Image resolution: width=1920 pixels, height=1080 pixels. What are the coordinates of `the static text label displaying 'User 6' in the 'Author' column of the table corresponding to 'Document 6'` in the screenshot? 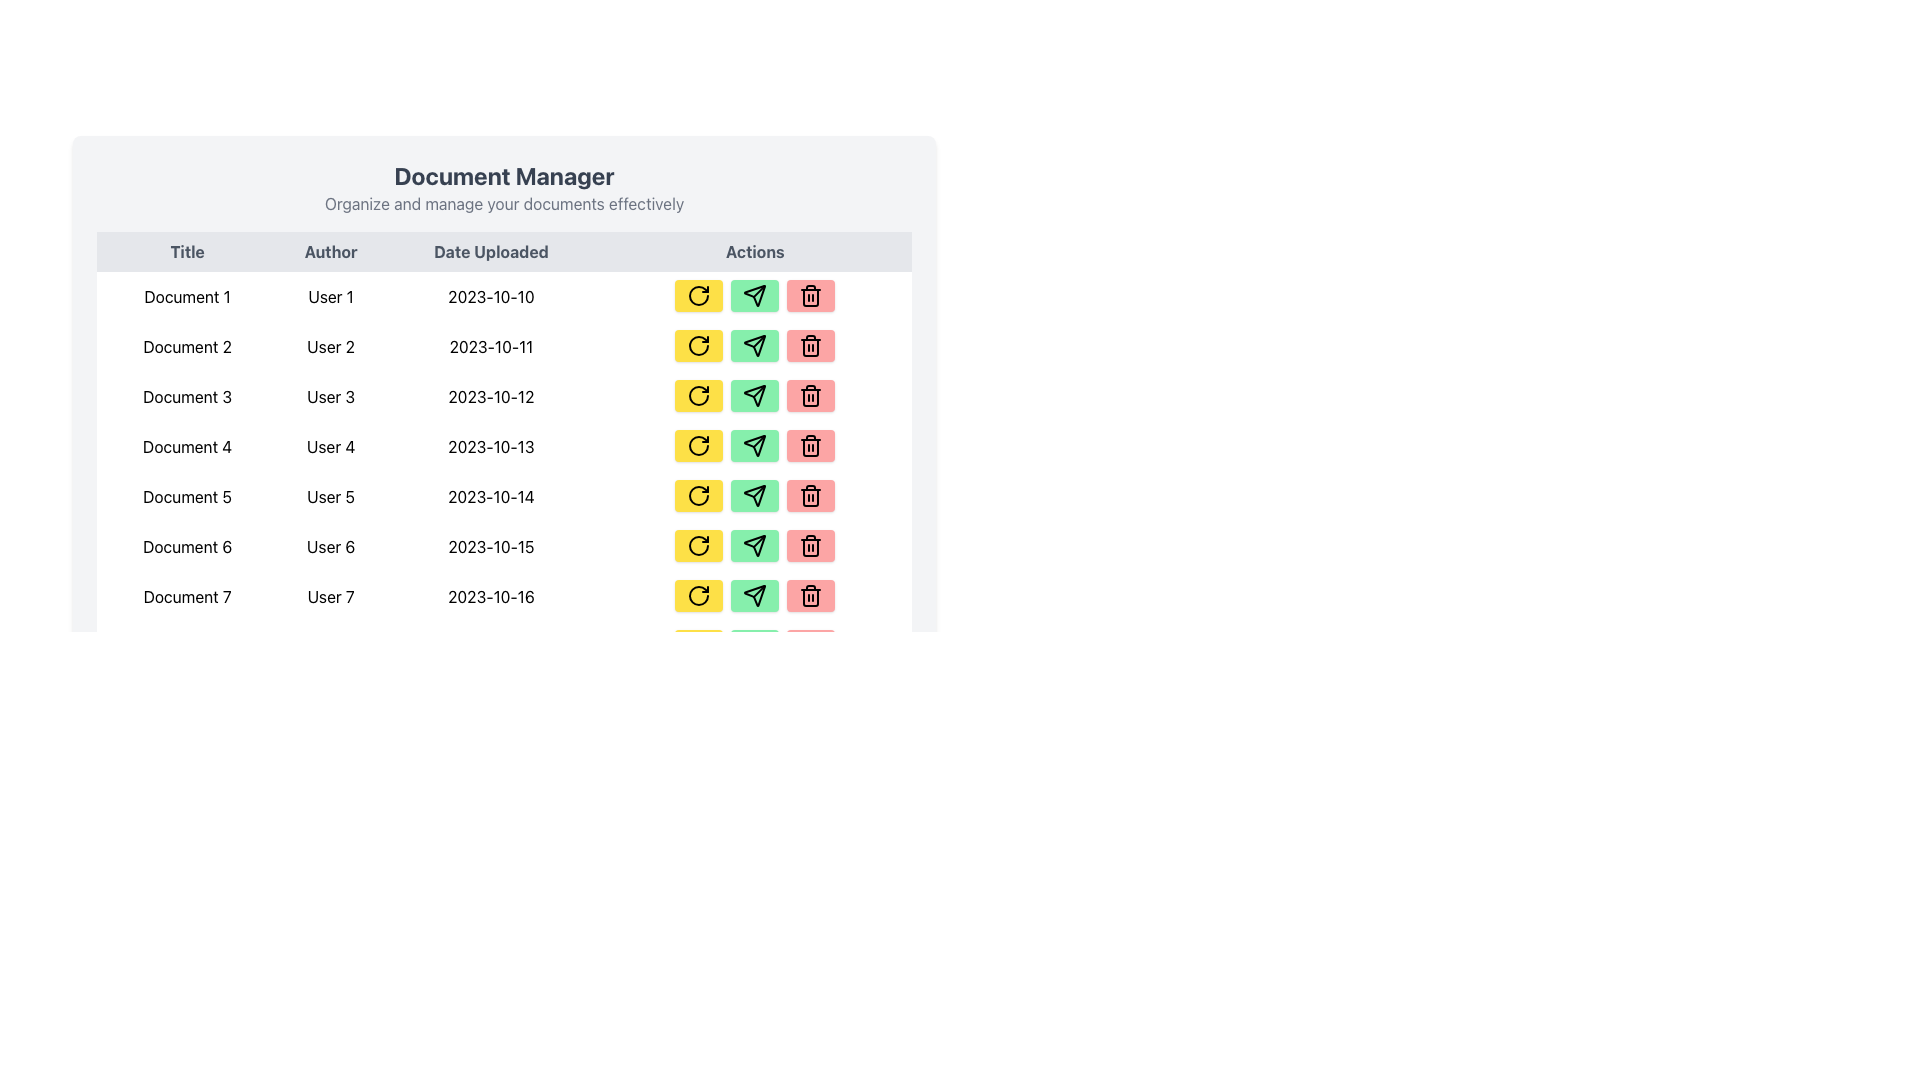 It's located at (331, 547).